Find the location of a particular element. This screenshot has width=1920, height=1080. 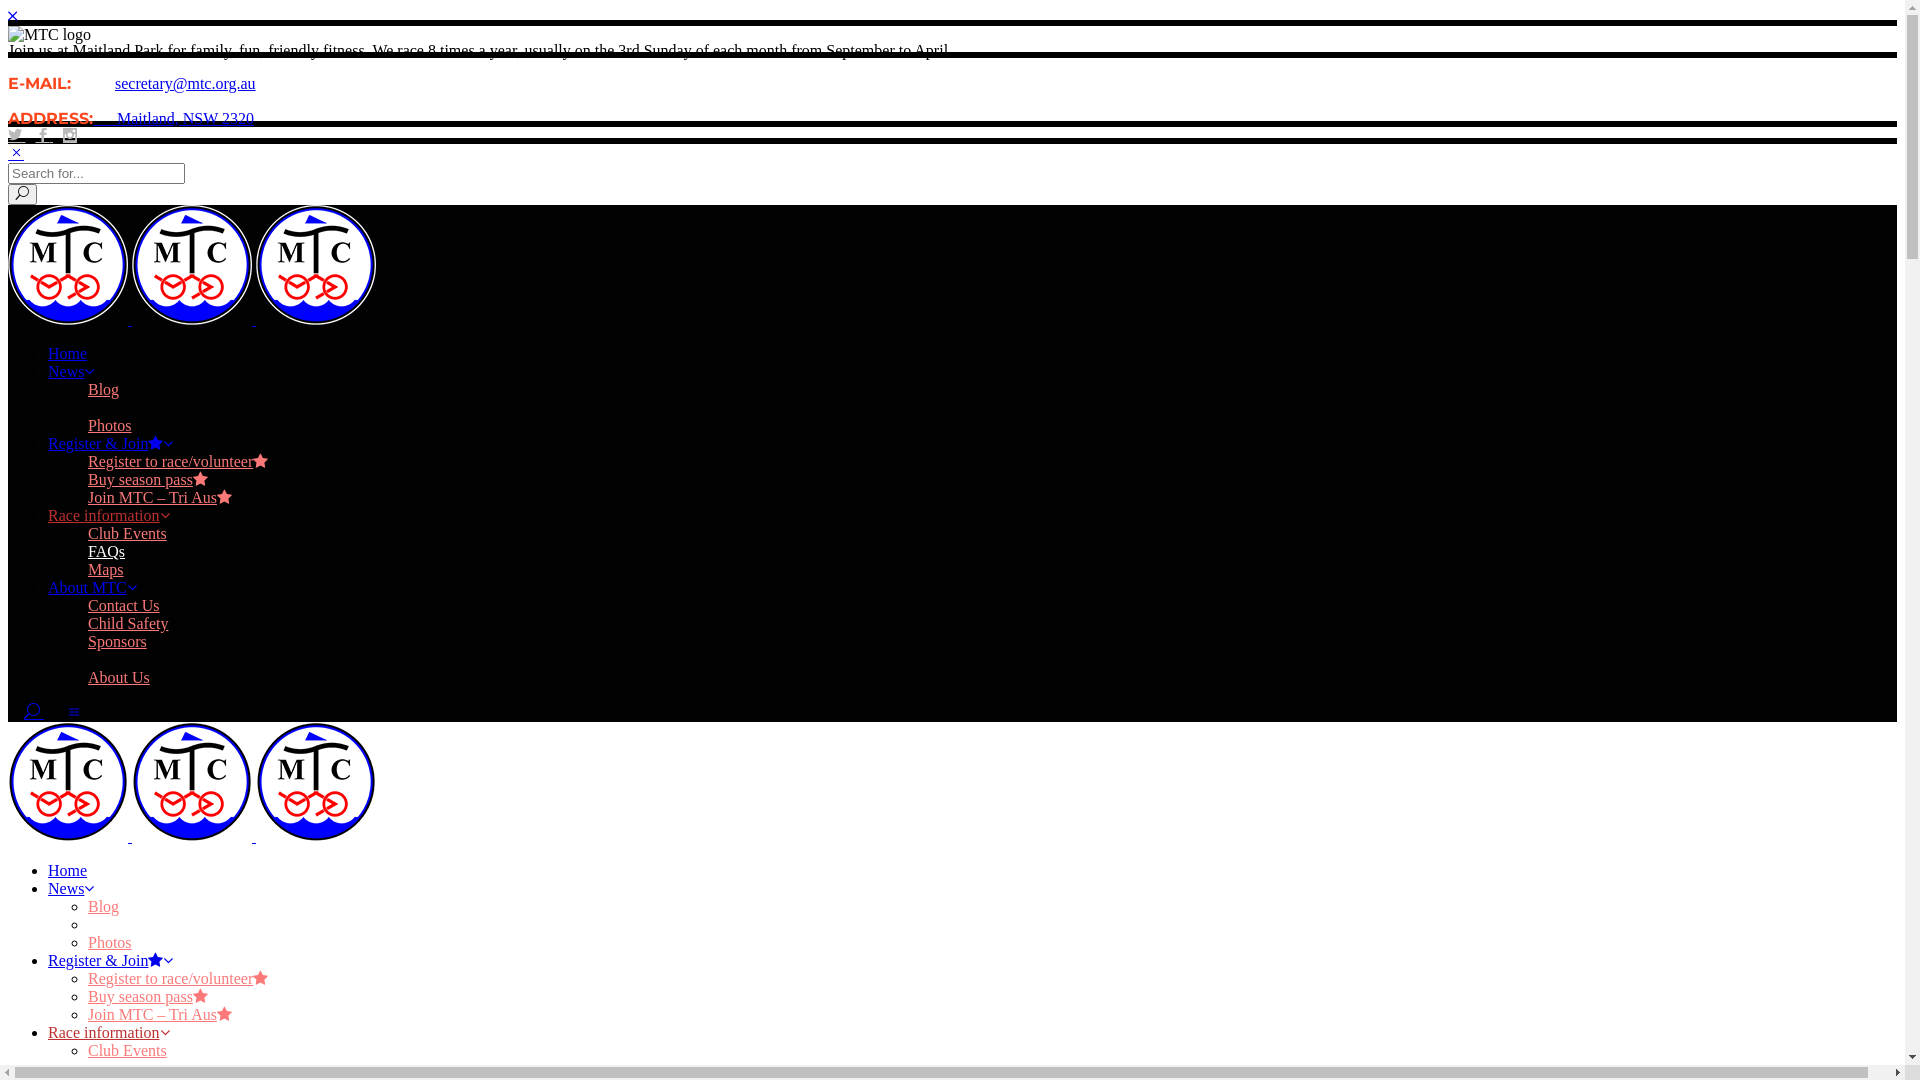

'Register to race/volunteer' is located at coordinates (86, 461).